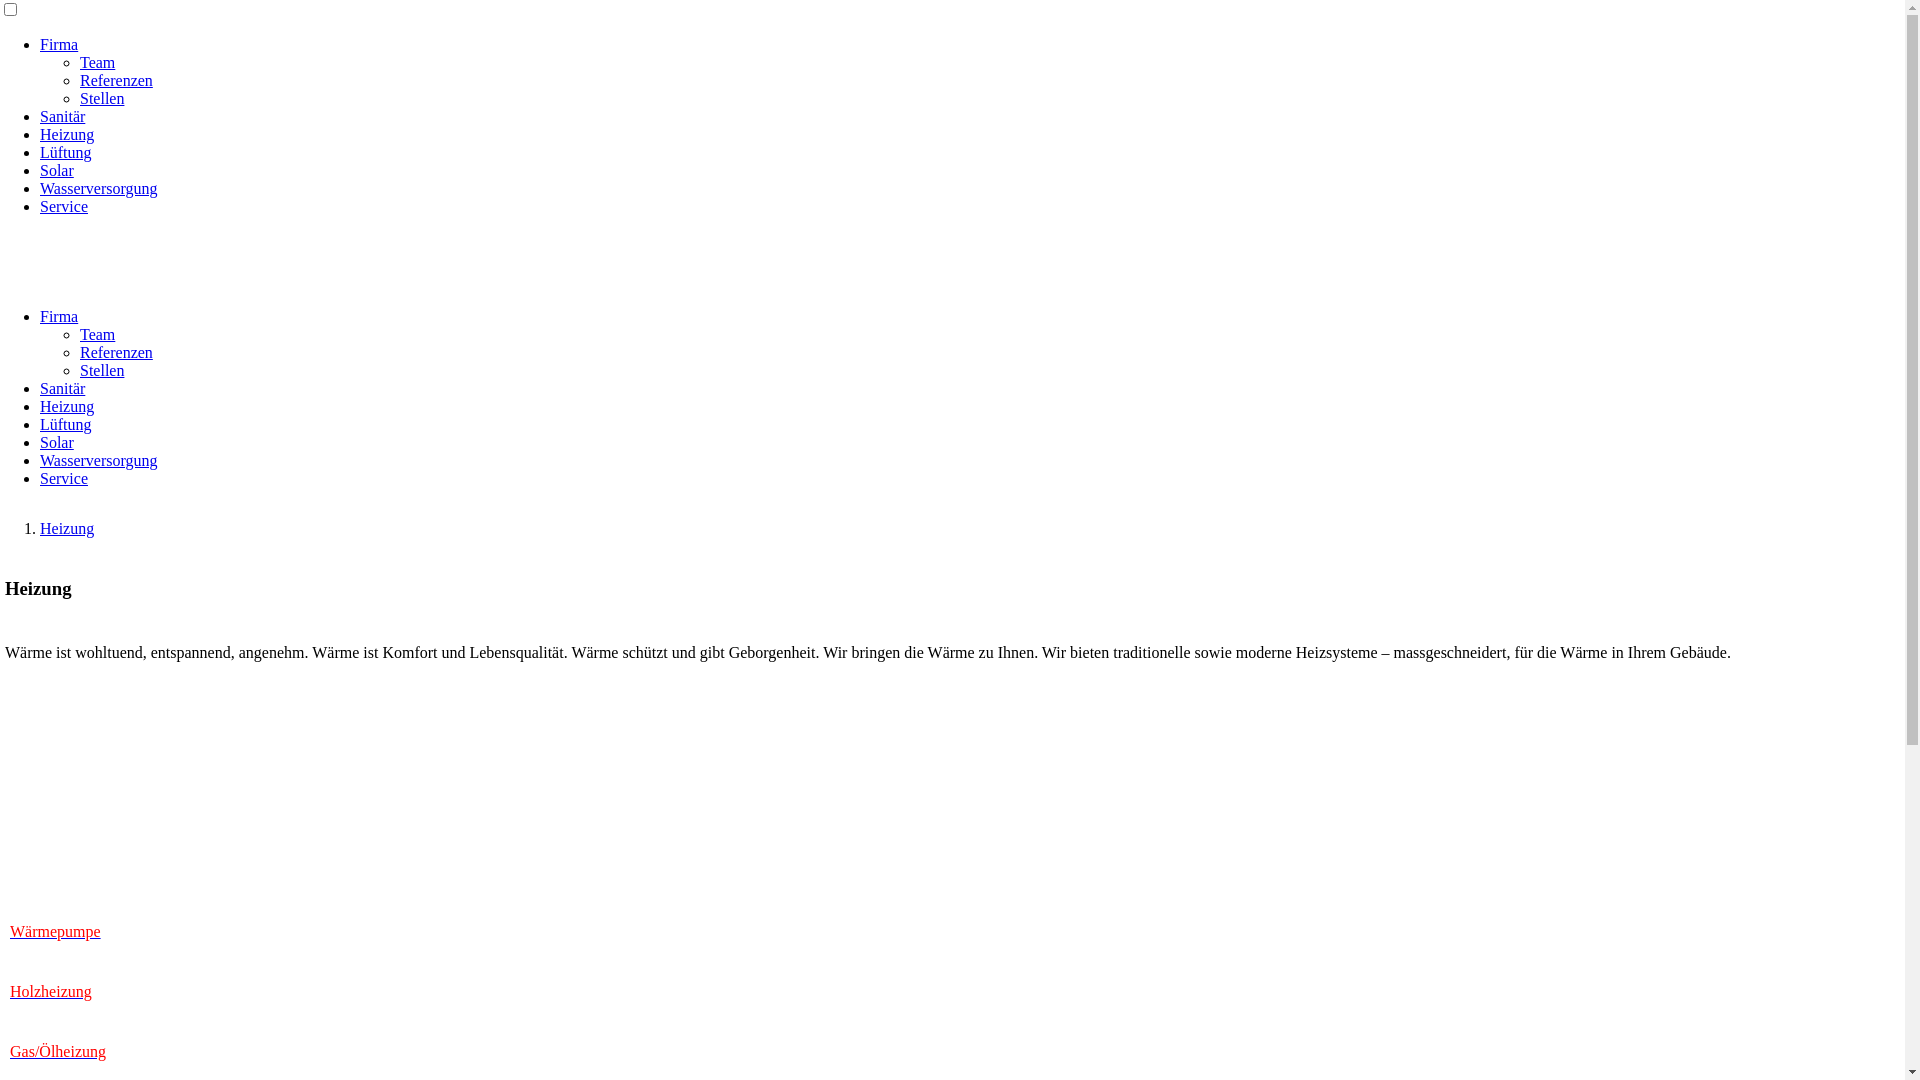 This screenshot has width=1920, height=1080. What do you see at coordinates (39, 441) in the screenshot?
I see `'Solar'` at bounding box center [39, 441].